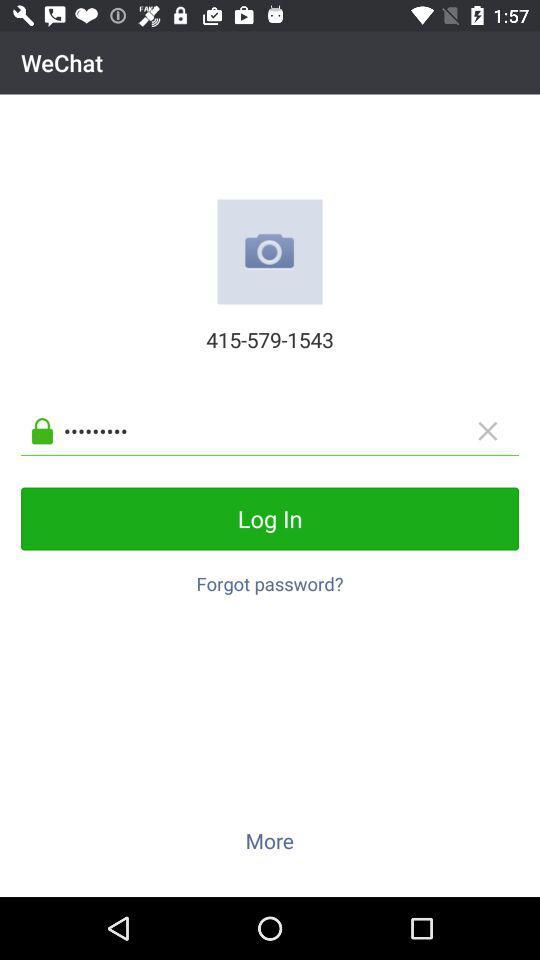 The image size is (540, 960). What do you see at coordinates (285, 431) in the screenshot?
I see `app below the 415-579-1543 item` at bounding box center [285, 431].